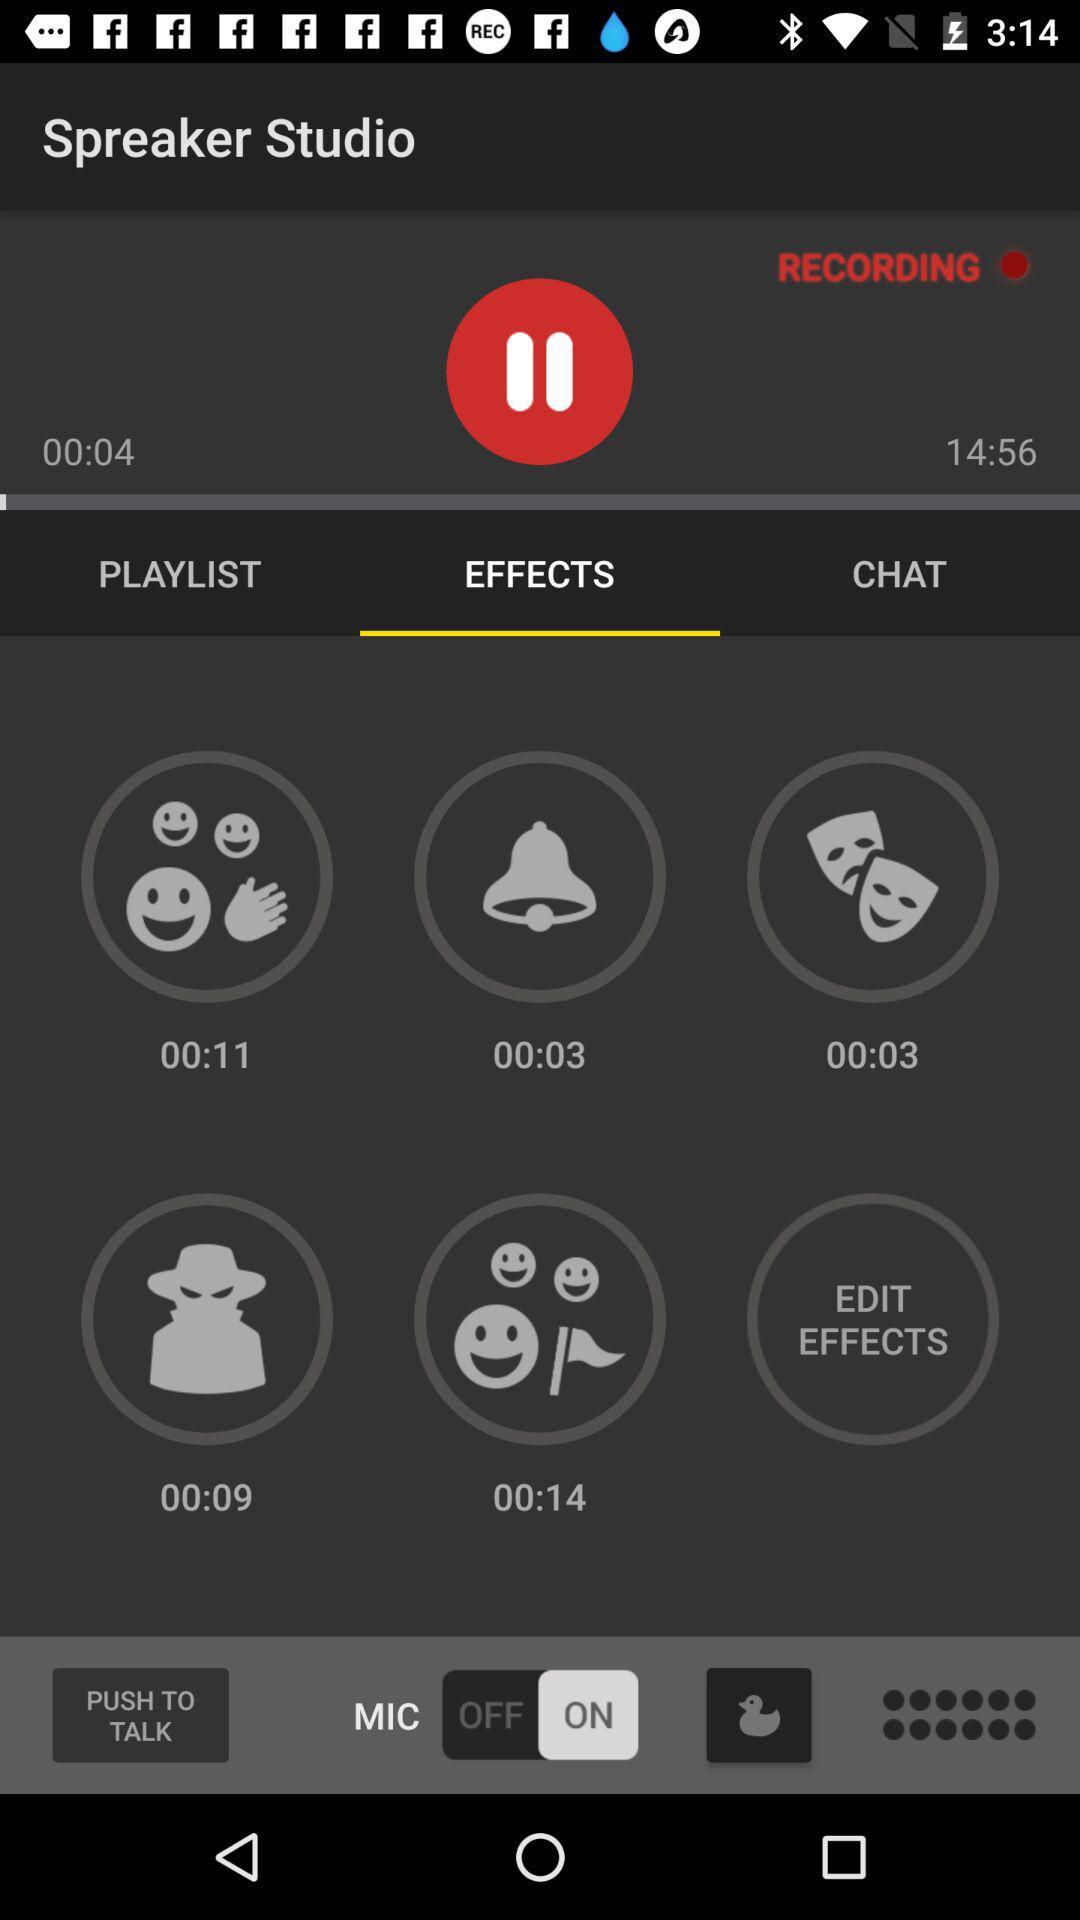 The width and height of the screenshot is (1080, 1920). I want to click on okat happy adventure effects, so click(540, 1319).